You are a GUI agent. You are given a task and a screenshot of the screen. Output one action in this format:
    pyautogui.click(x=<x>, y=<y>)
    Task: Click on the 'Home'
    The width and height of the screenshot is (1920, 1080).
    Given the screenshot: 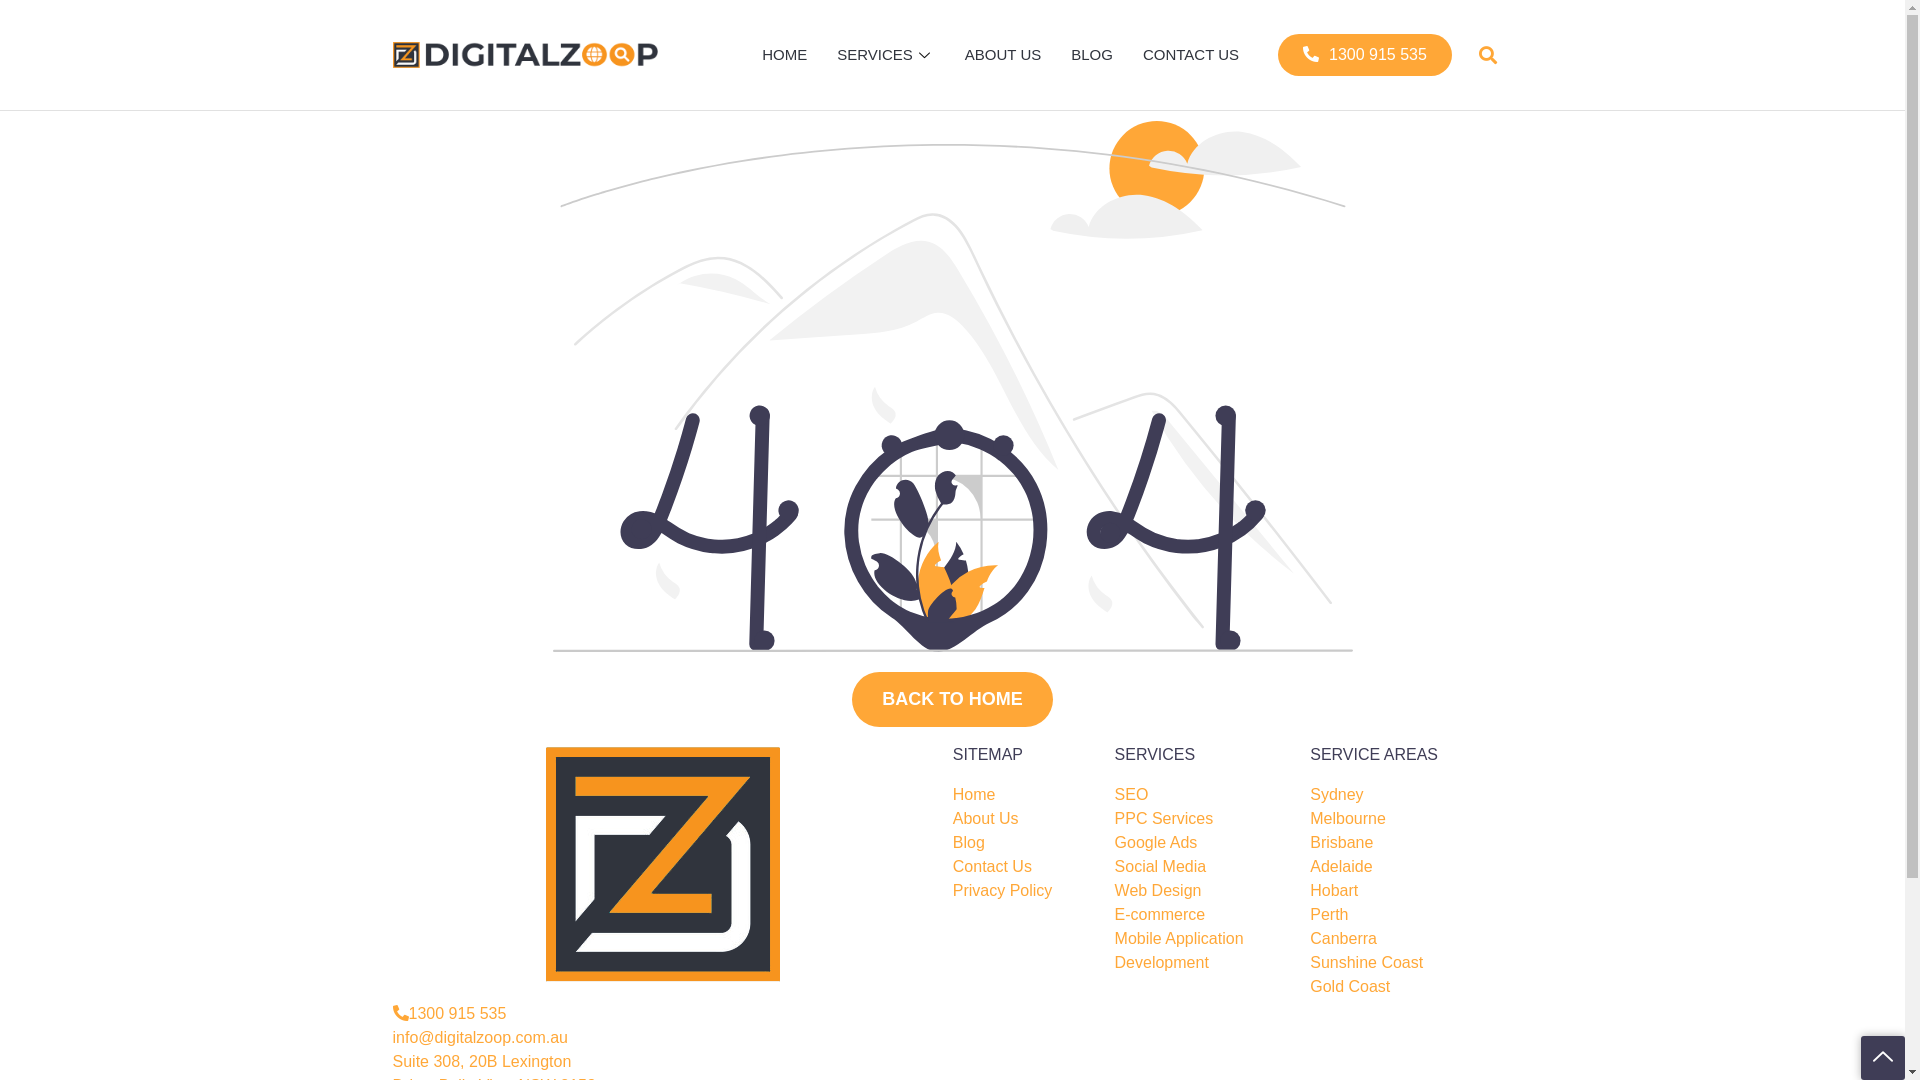 What is the action you would take?
    pyautogui.click(x=974, y=793)
    